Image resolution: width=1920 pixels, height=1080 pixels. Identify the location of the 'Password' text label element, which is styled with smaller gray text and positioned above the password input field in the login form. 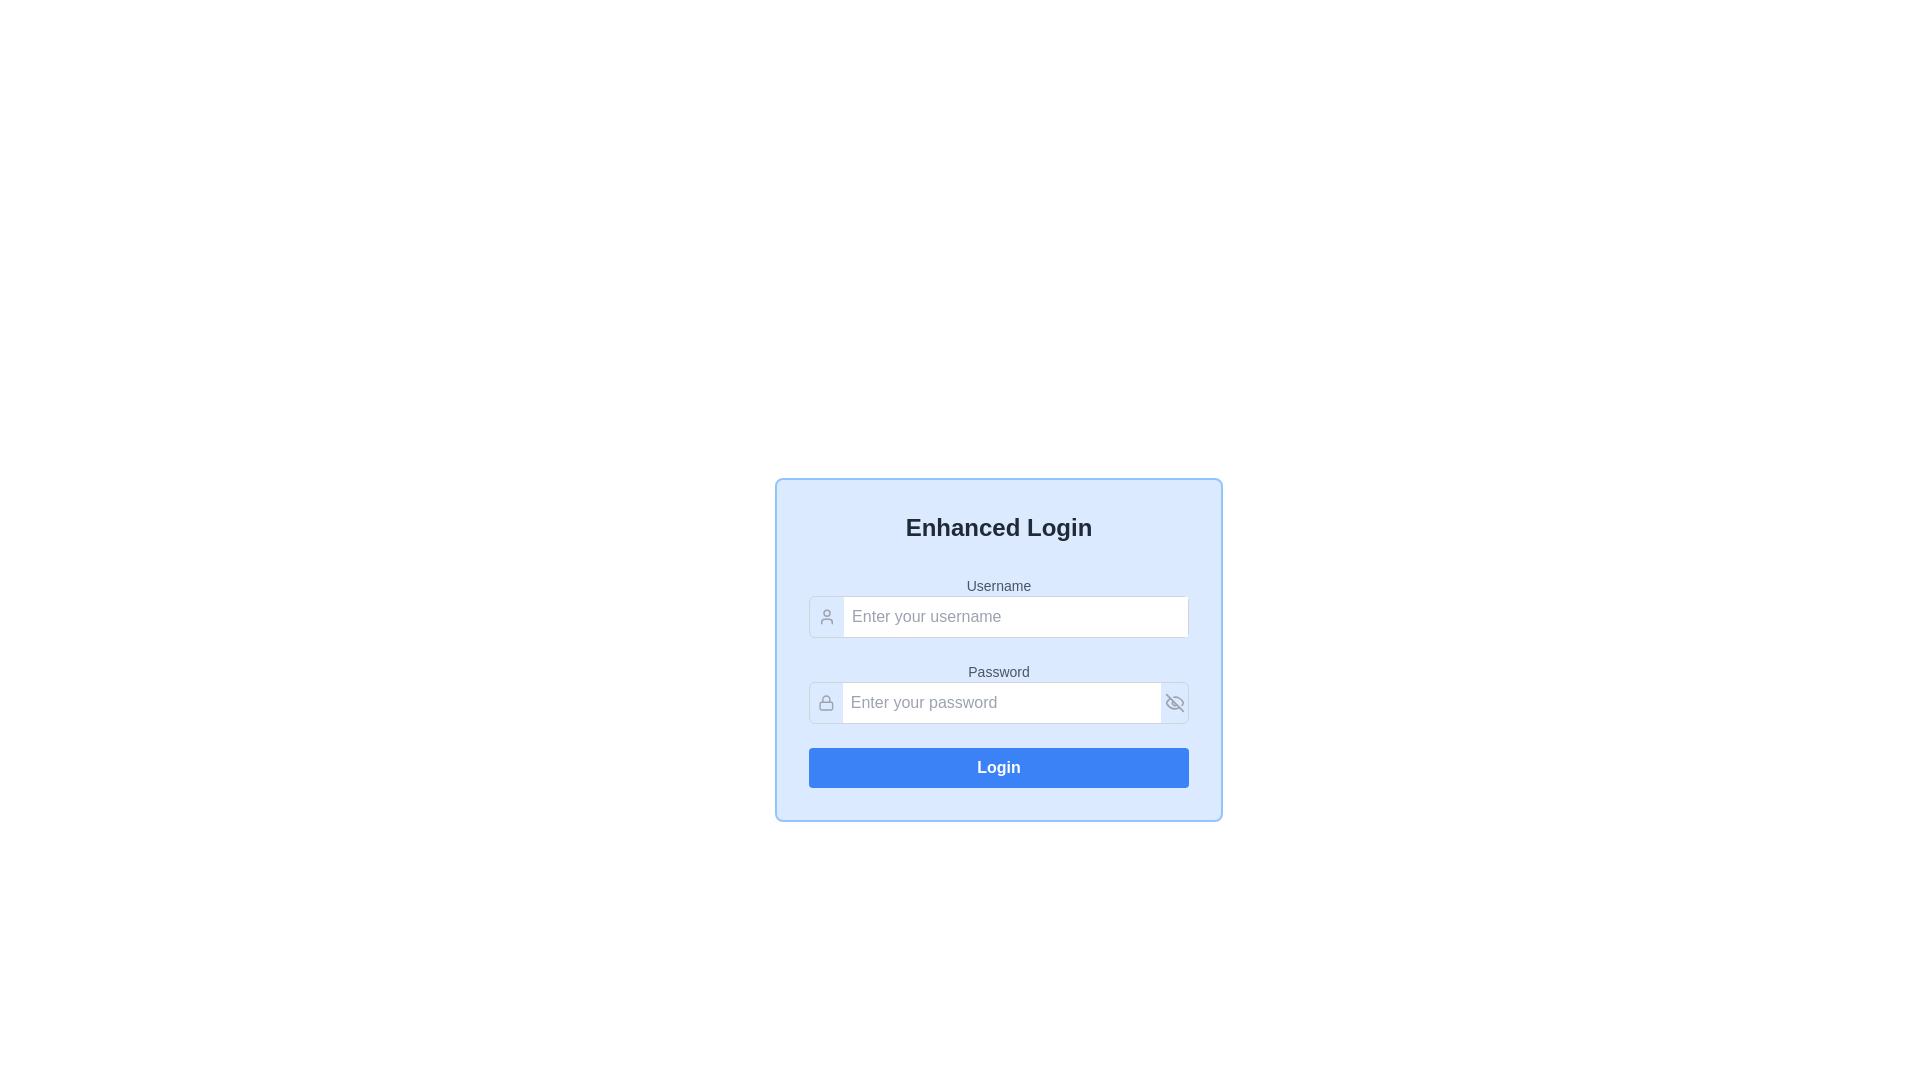
(998, 671).